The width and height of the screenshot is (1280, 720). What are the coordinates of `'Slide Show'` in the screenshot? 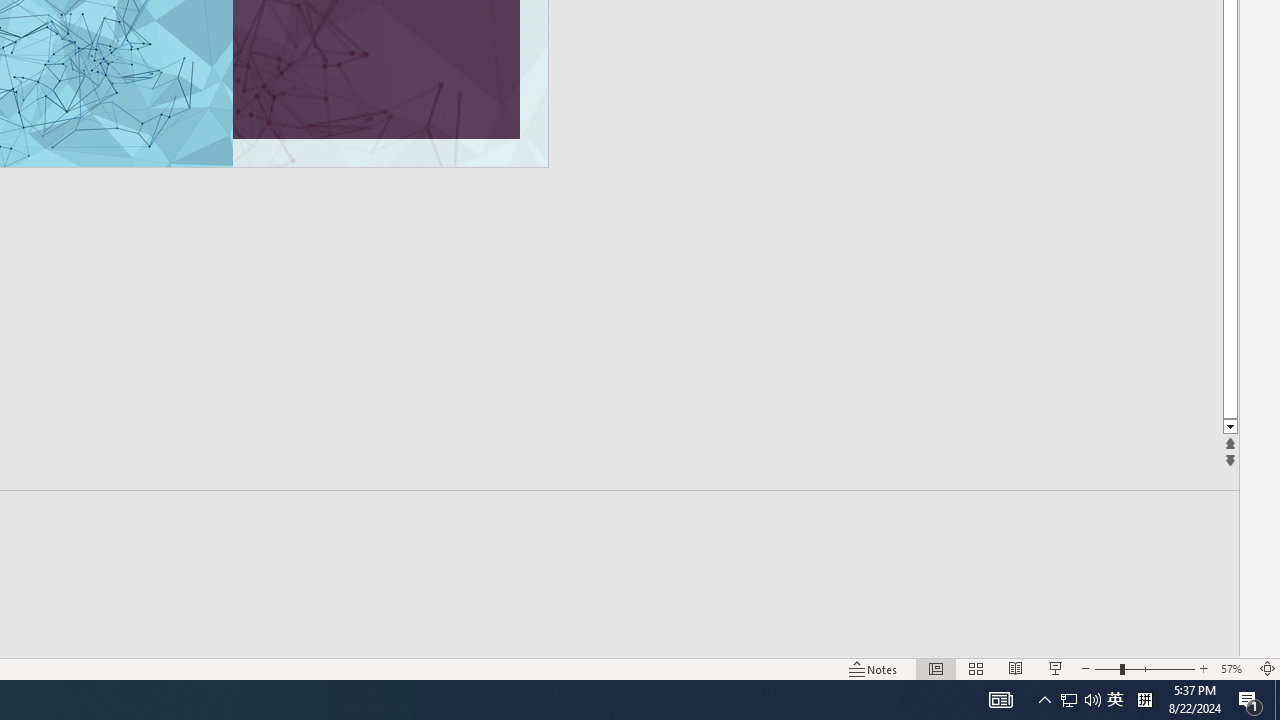 It's located at (1055, 669).